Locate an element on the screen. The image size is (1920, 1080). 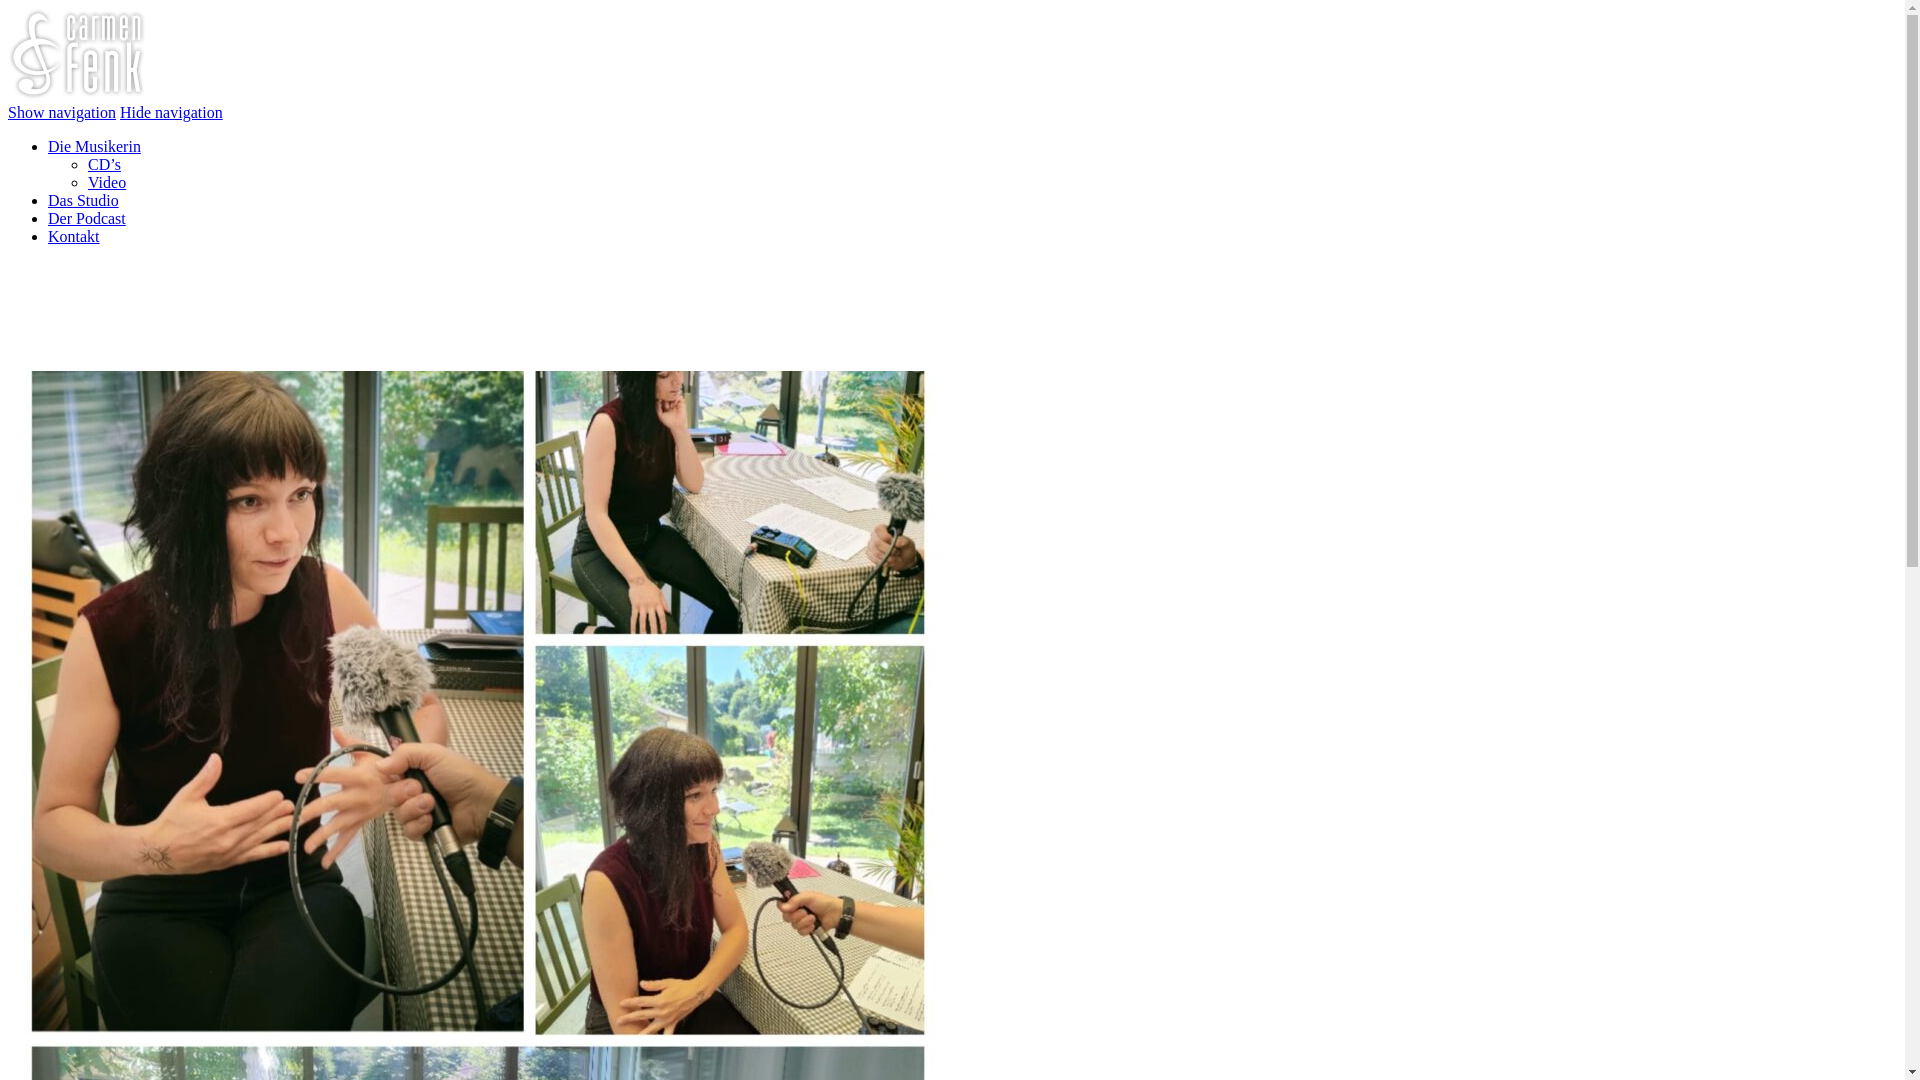
'Carmen Fenk' is located at coordinates (76, 94).